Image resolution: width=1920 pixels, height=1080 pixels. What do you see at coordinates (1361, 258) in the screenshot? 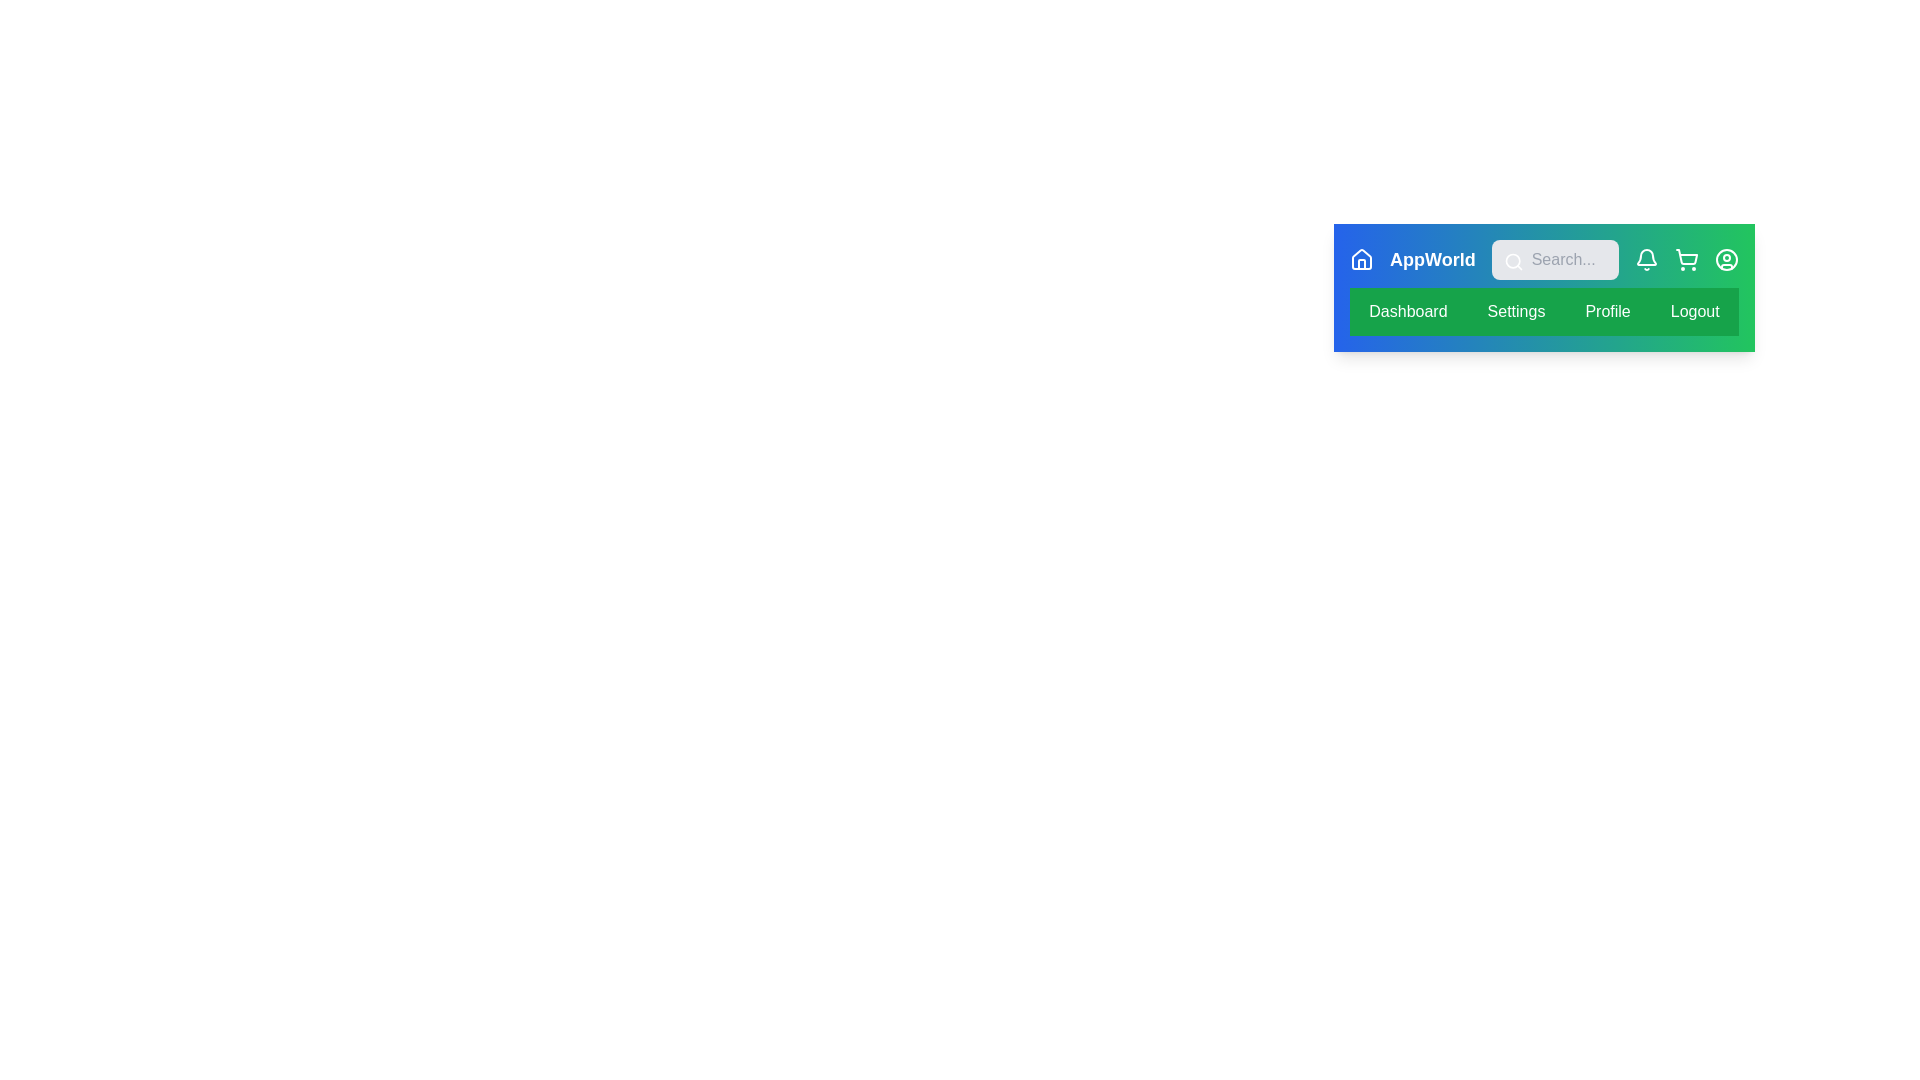
I see `the navigation icon corresponding to home` at bounding box center [1361, 258].